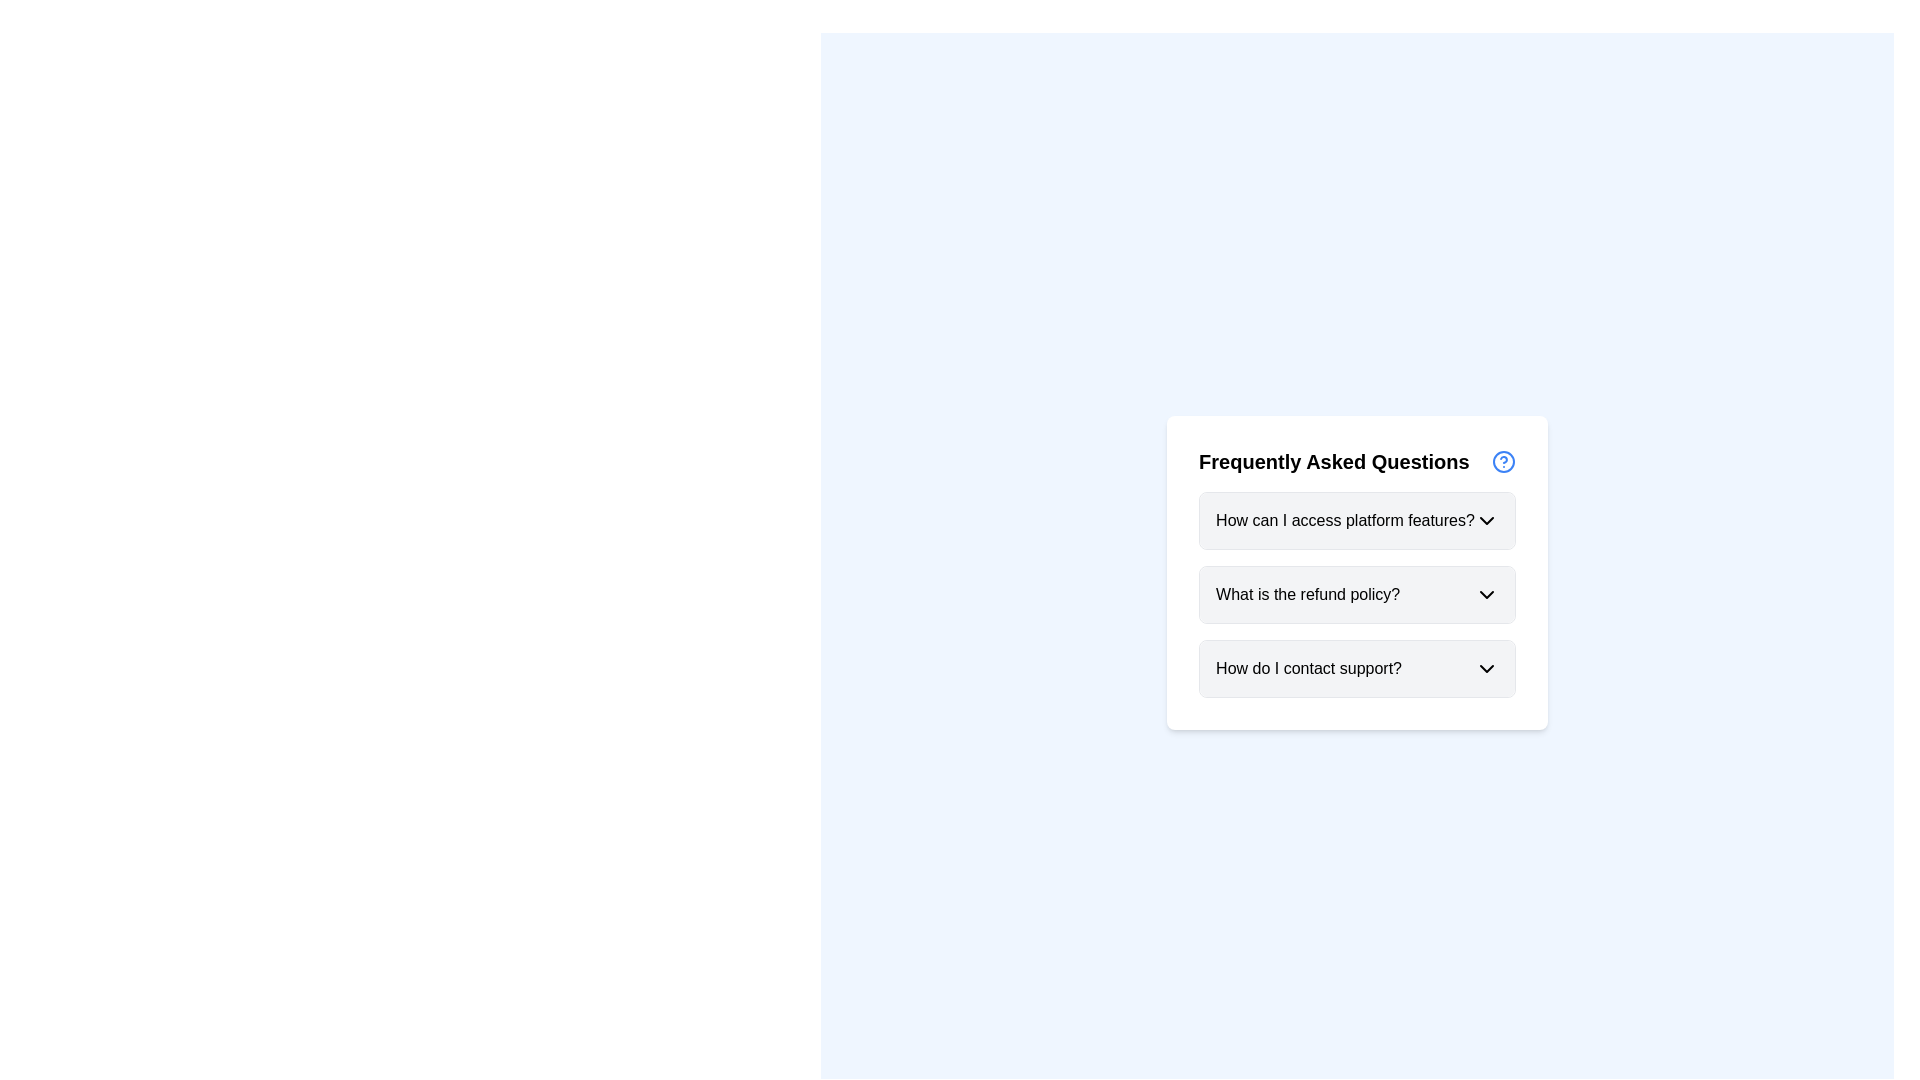 This screenshot has width=1920, height=1080. Describe the element at coordinates (1357, 593) in the screenshot. I see `the second question in the Expandable FAQ section` at that location.